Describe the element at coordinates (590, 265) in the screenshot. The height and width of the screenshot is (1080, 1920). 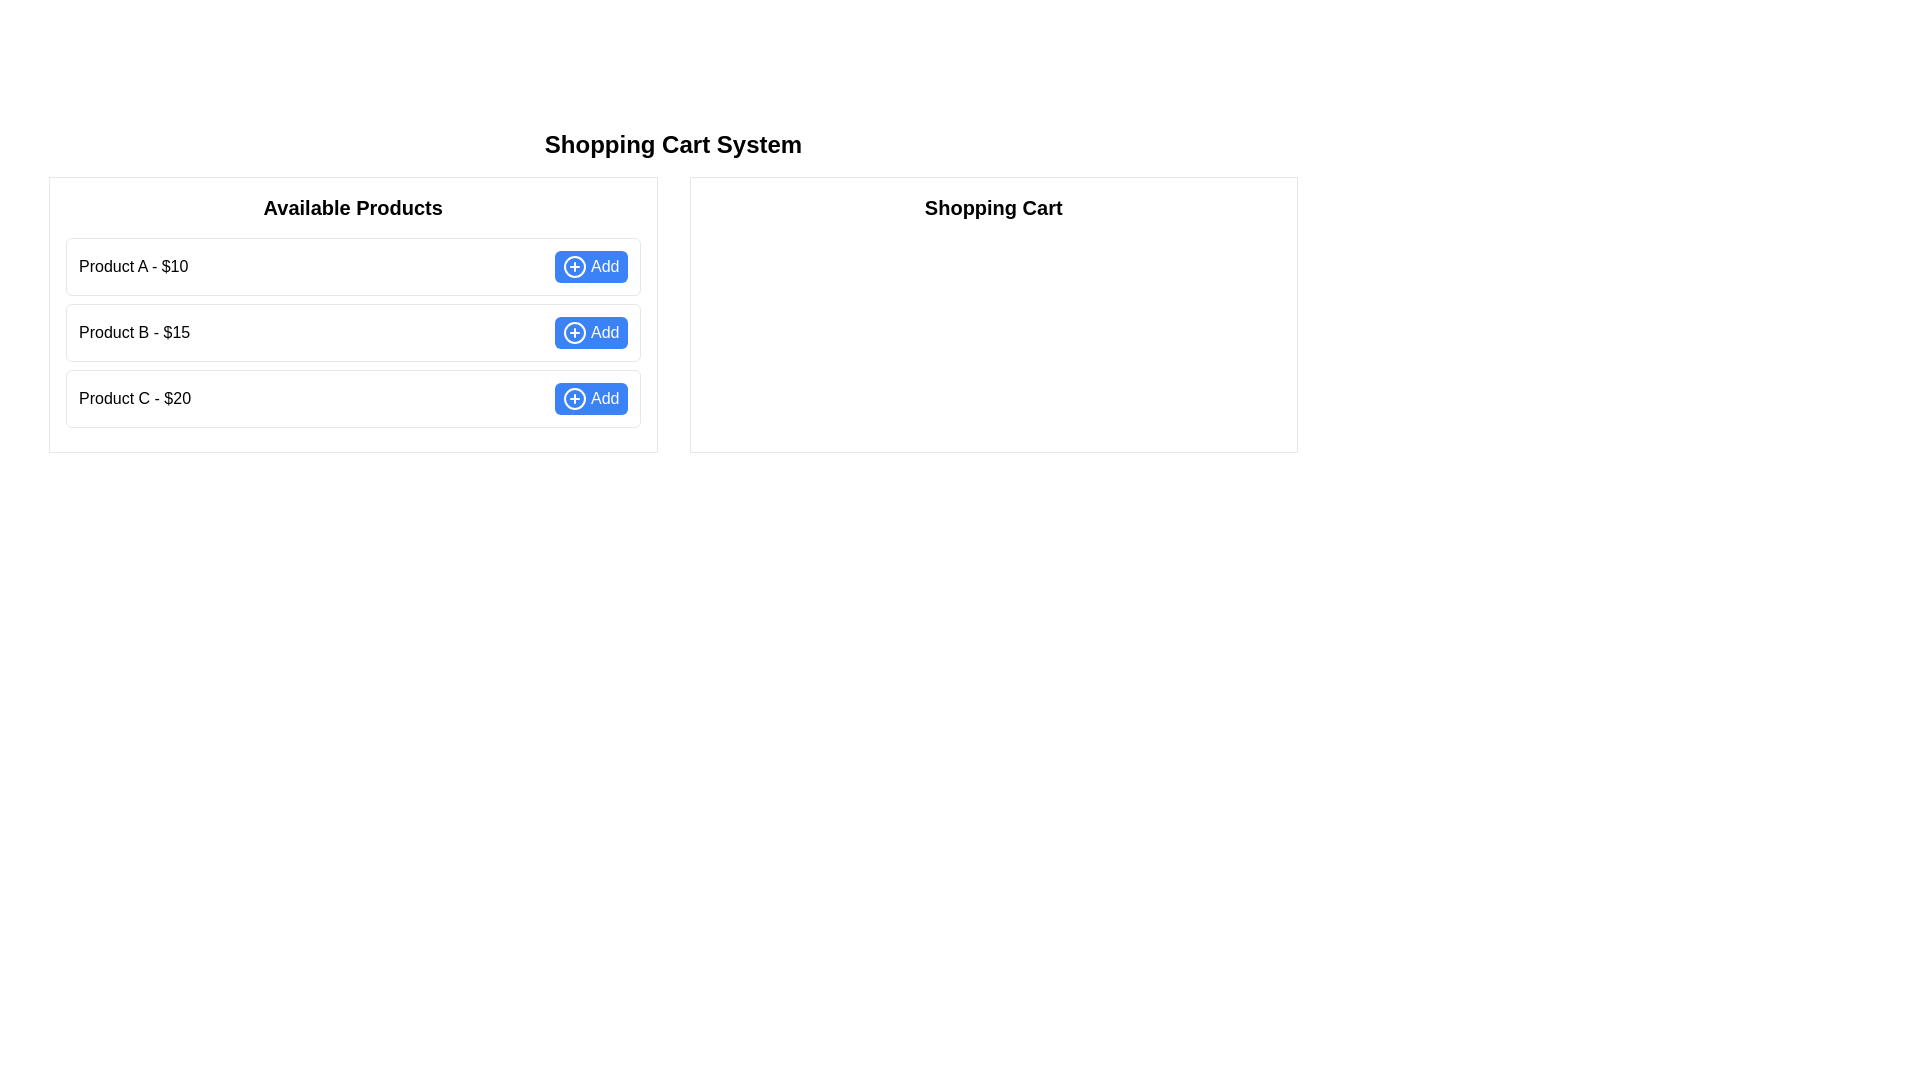
I see `the button for 'Product A' in the 'Available Products' section` at that location.